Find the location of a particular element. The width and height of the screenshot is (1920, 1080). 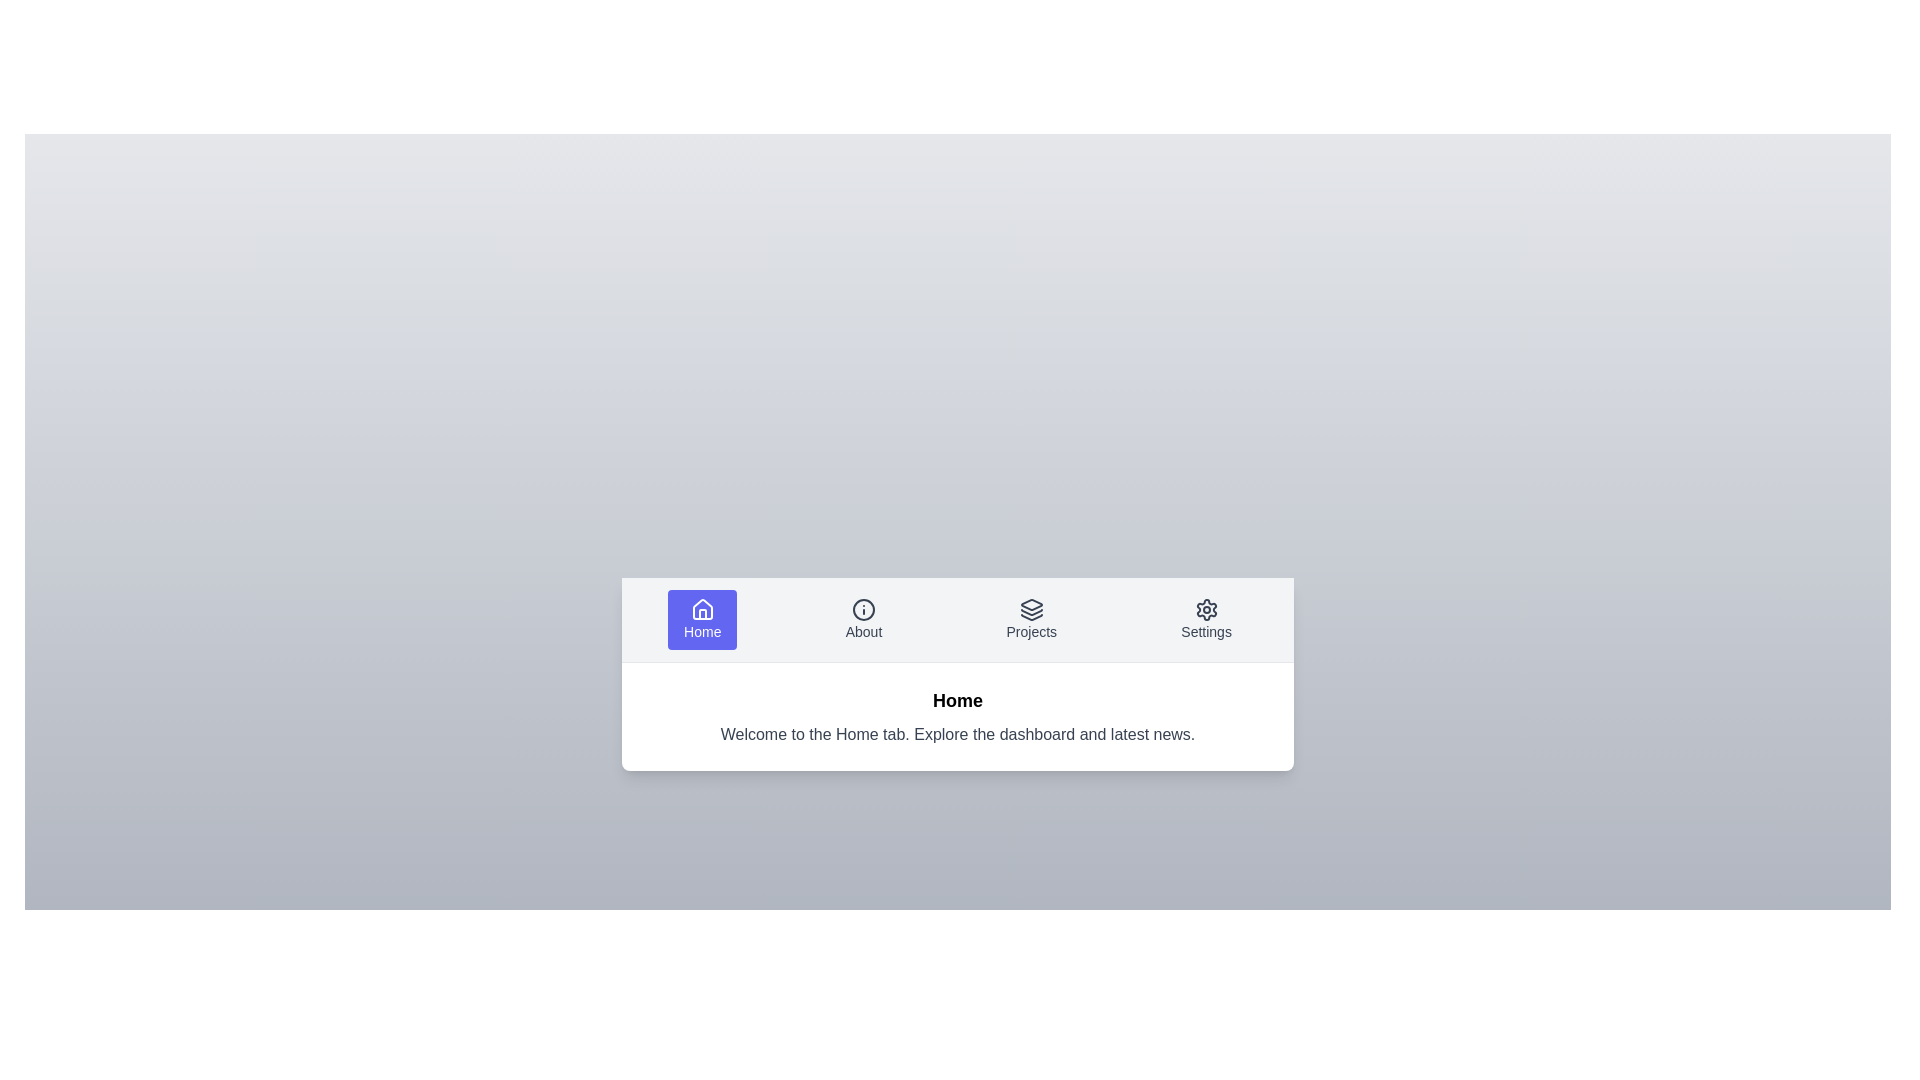

the tab labeled Settings to inspect its layout and content is located at coordinates (1204, 617).